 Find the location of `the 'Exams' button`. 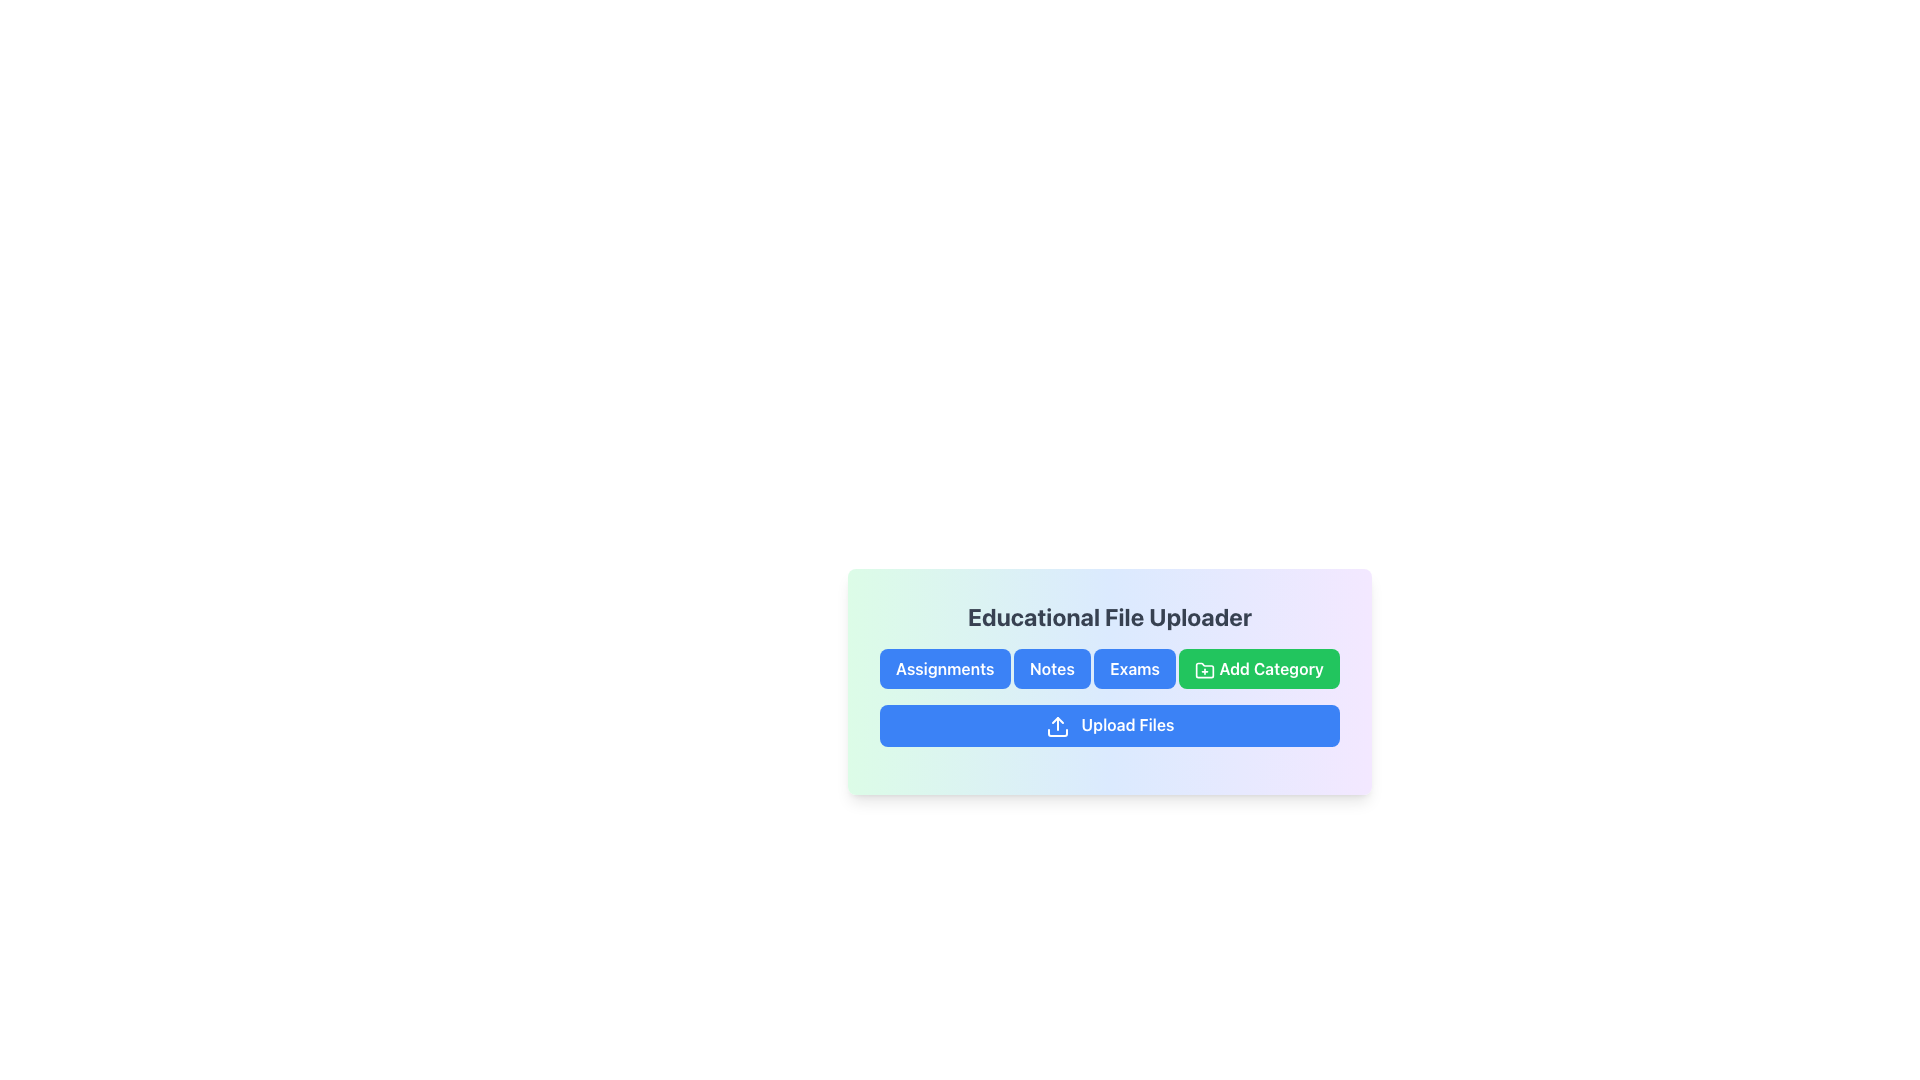

the 'Exams' button is located at coordinates (1135, 668).